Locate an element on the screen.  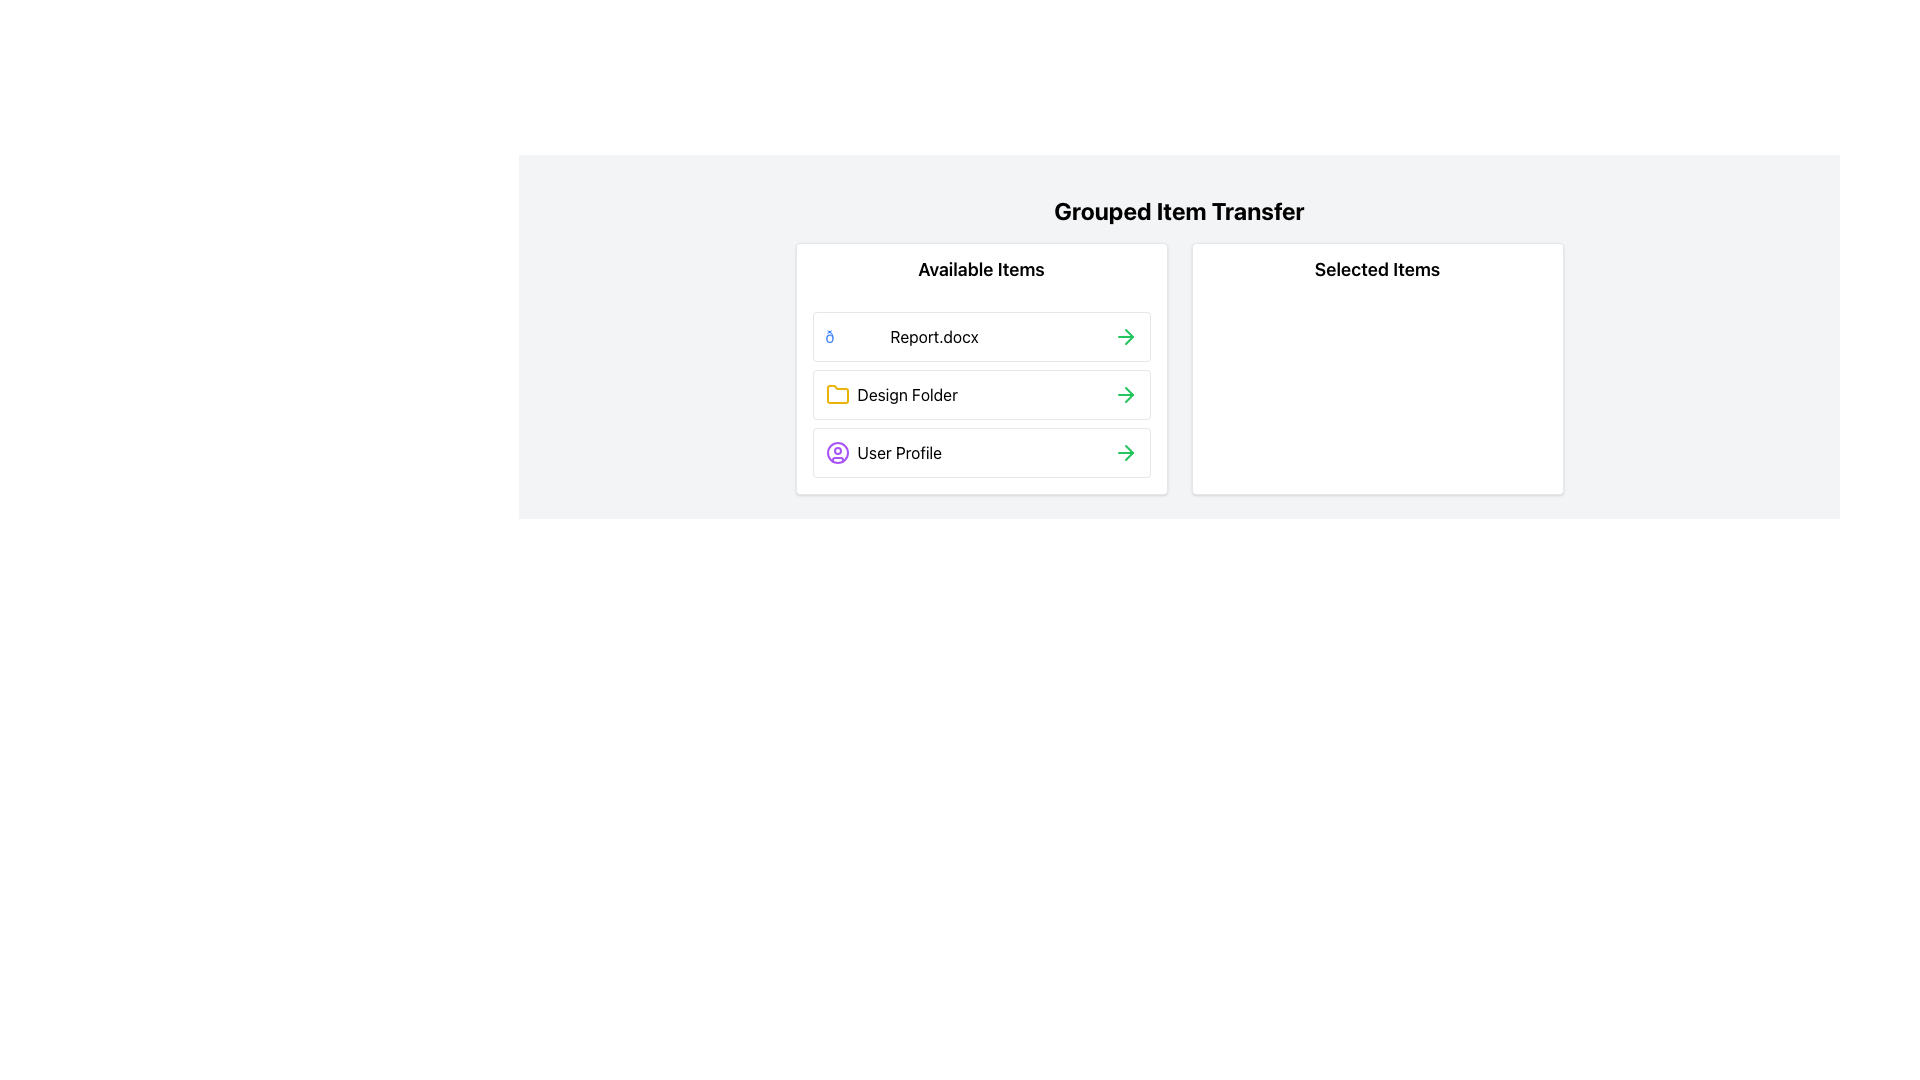
the list item representing a file in the 'Available Items' section is located at coordinates (981, 335).